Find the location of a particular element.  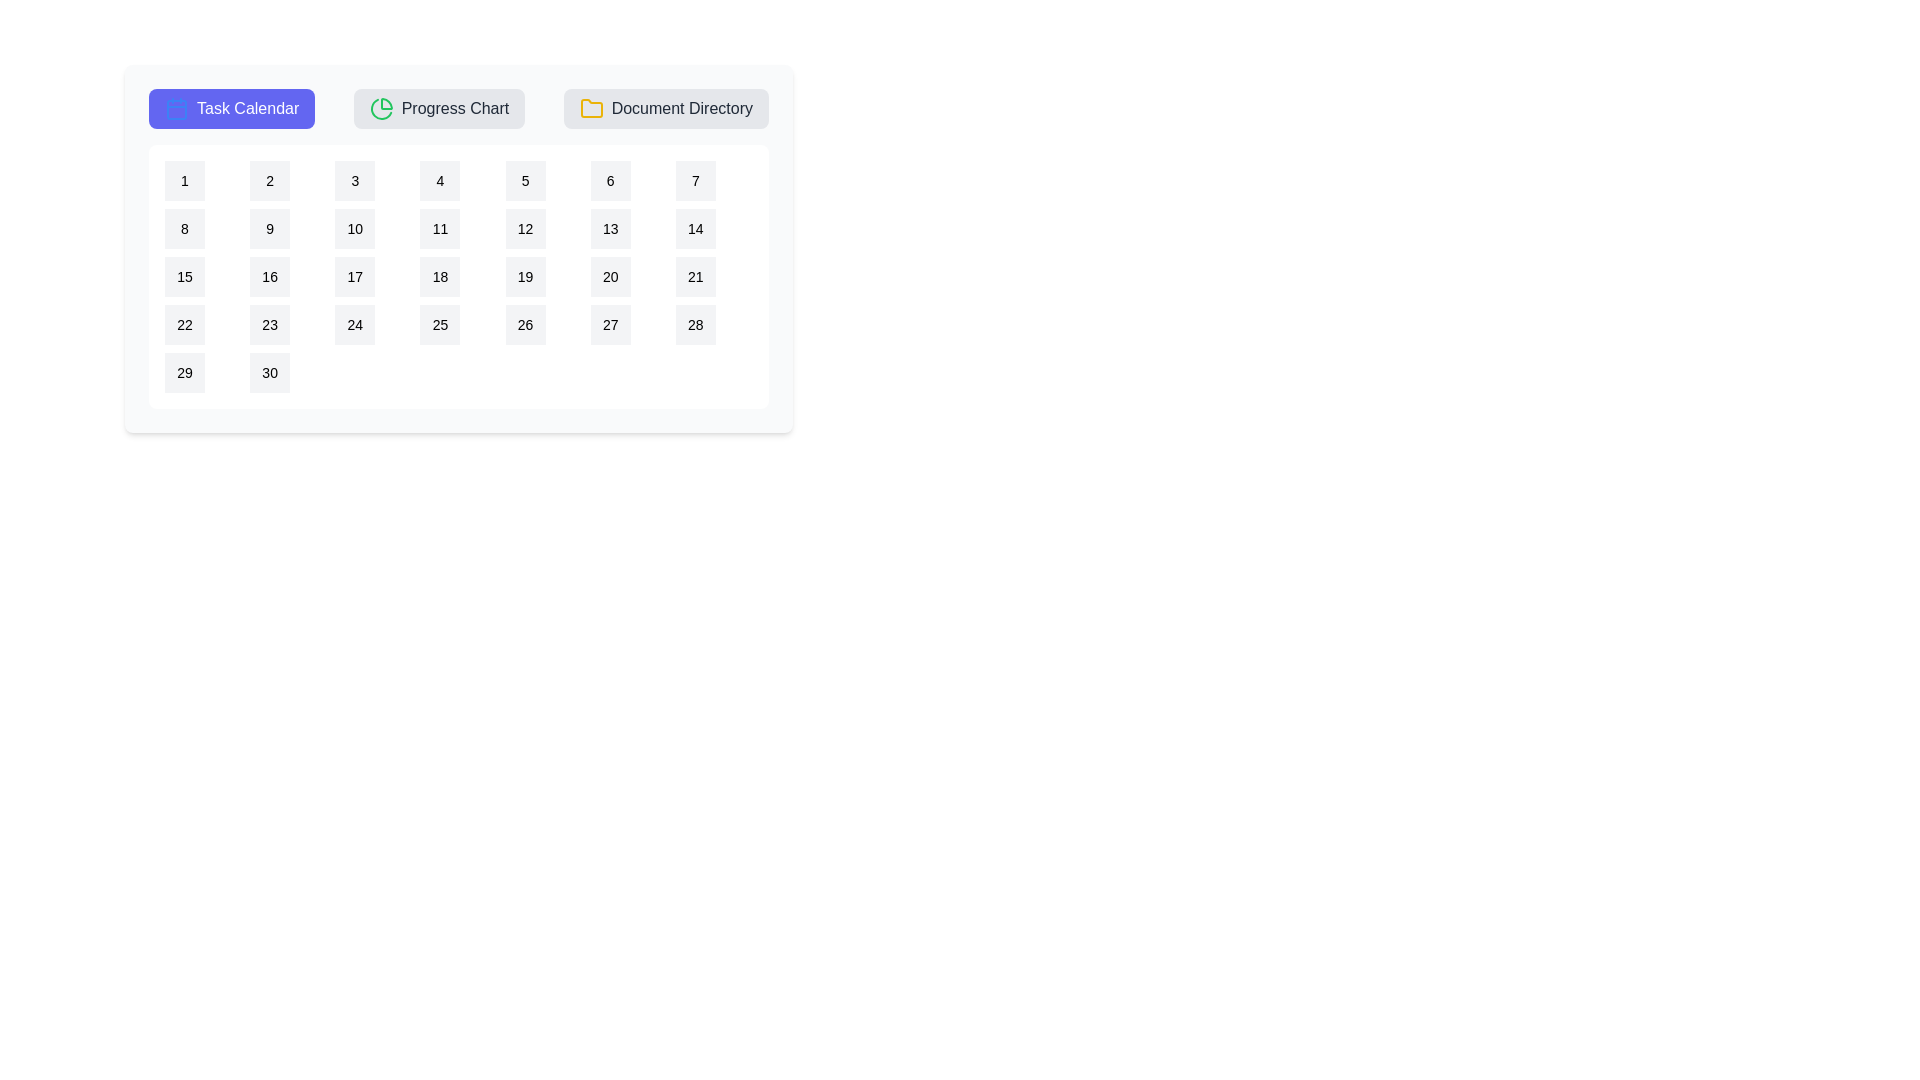

the Task Calendar tab is located at coordinates (231, 108).